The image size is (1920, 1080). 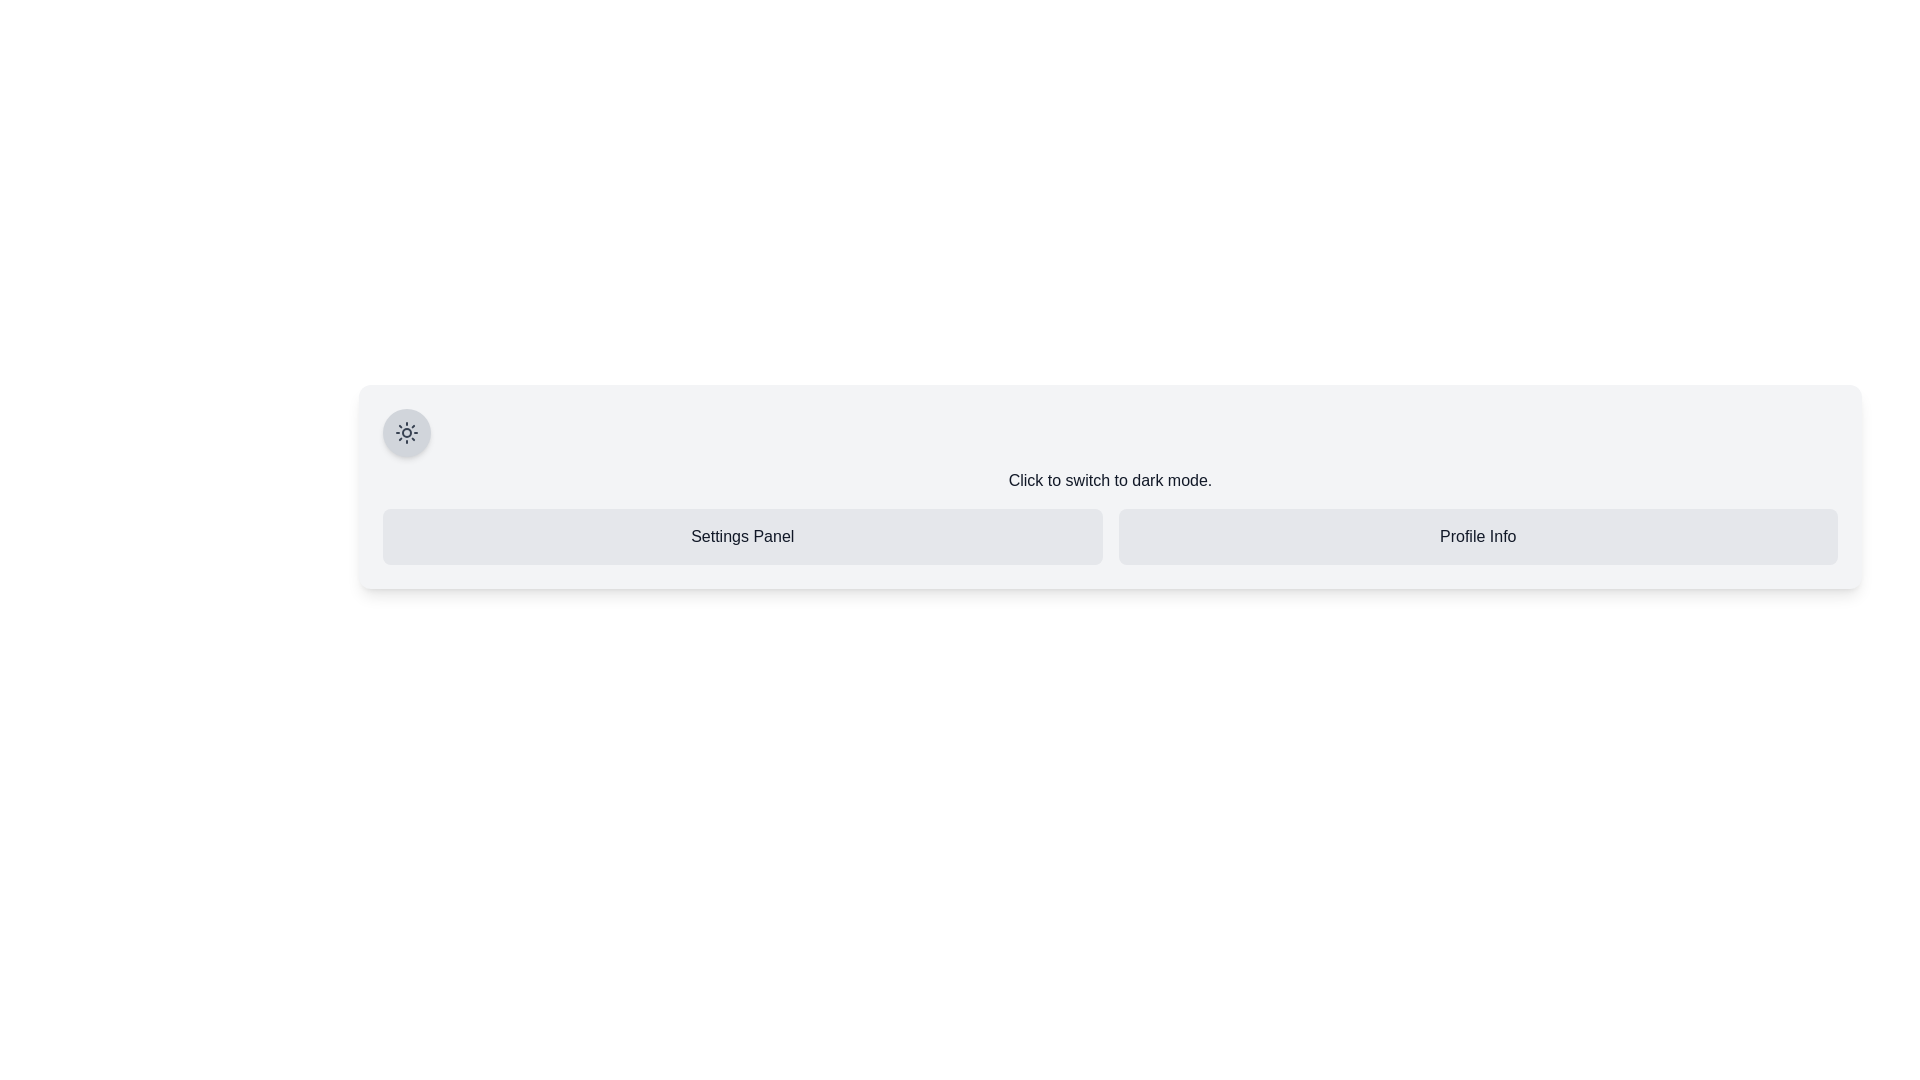 What do you see at coordinates (741, 535) in the screenshot?
I see `the 'Settings Panel' text label, which is a rectangular area with a light-gray background and rounded corners, positioned on the left side of a two-column layout` at bounding box center [741, 535].